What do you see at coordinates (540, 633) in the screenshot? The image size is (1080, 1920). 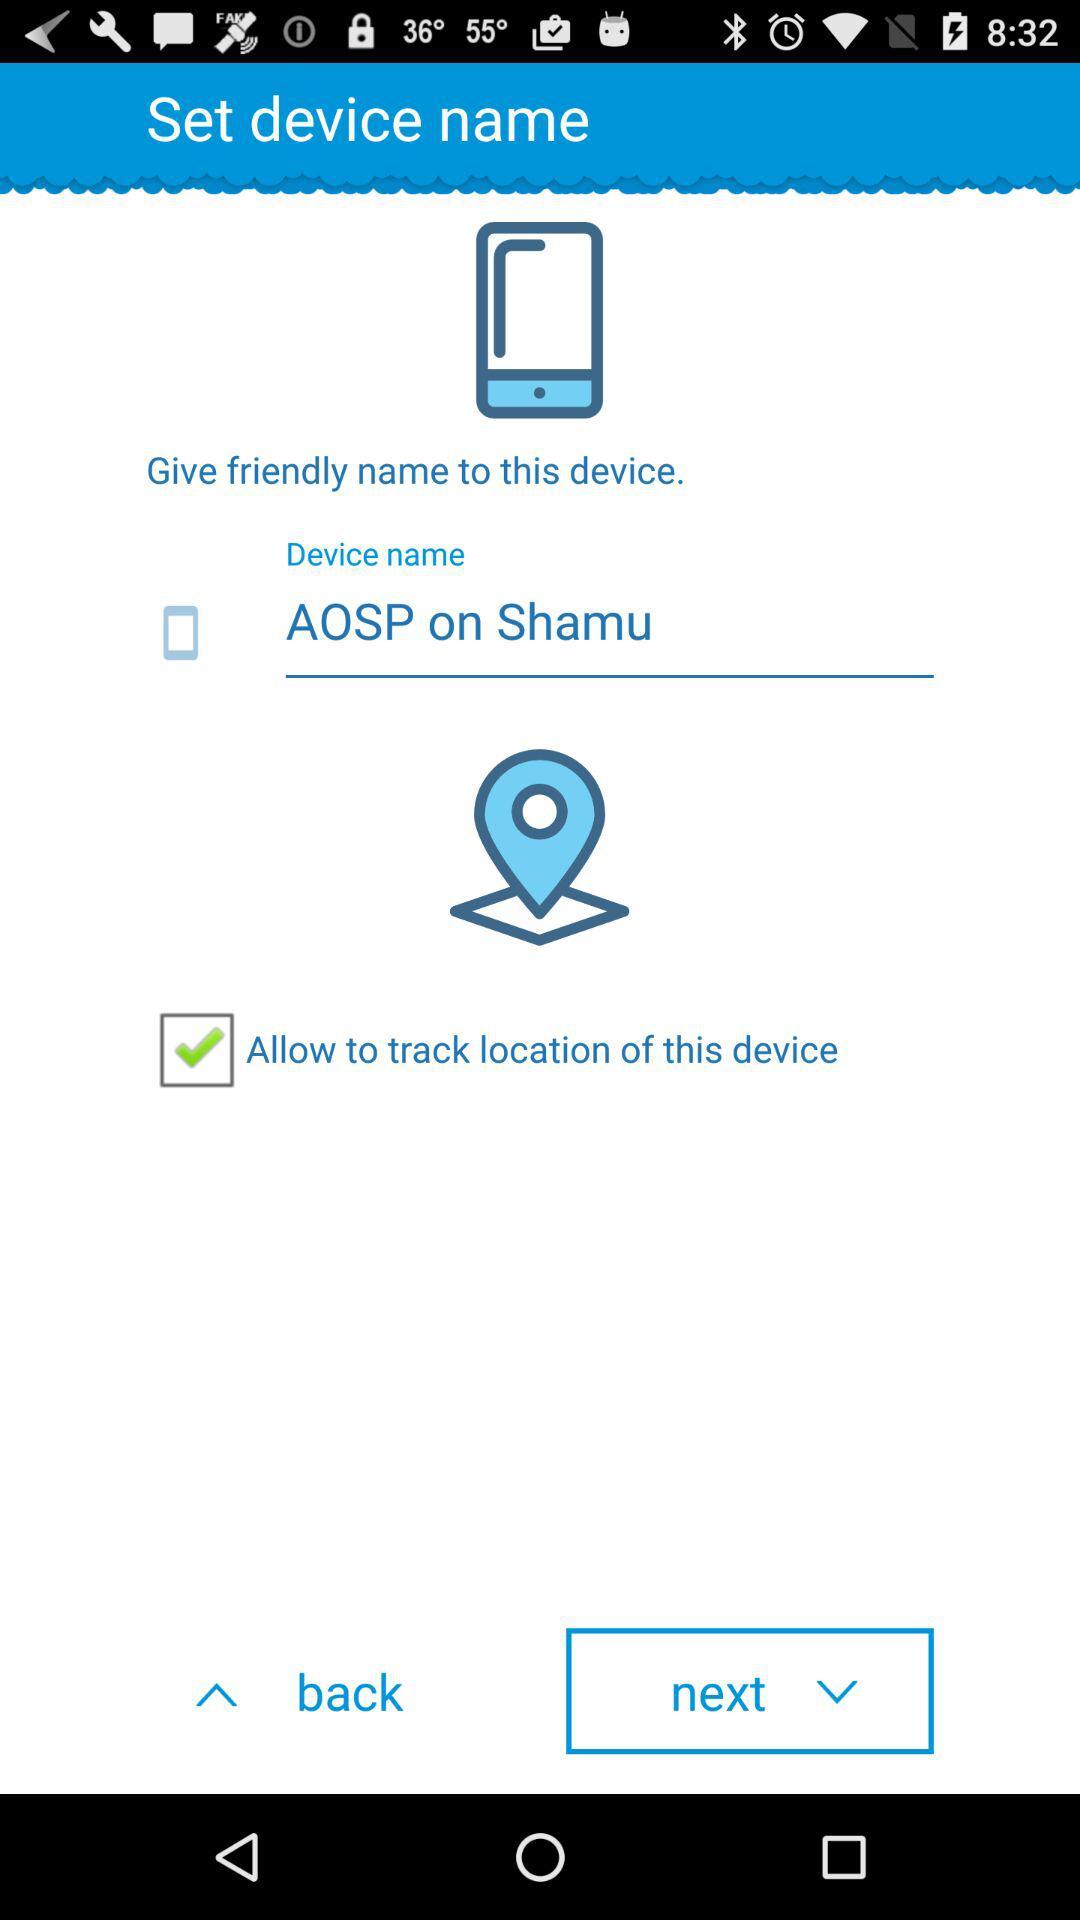 I see `aosp on shamu icon` at bounding box center [540, 633].